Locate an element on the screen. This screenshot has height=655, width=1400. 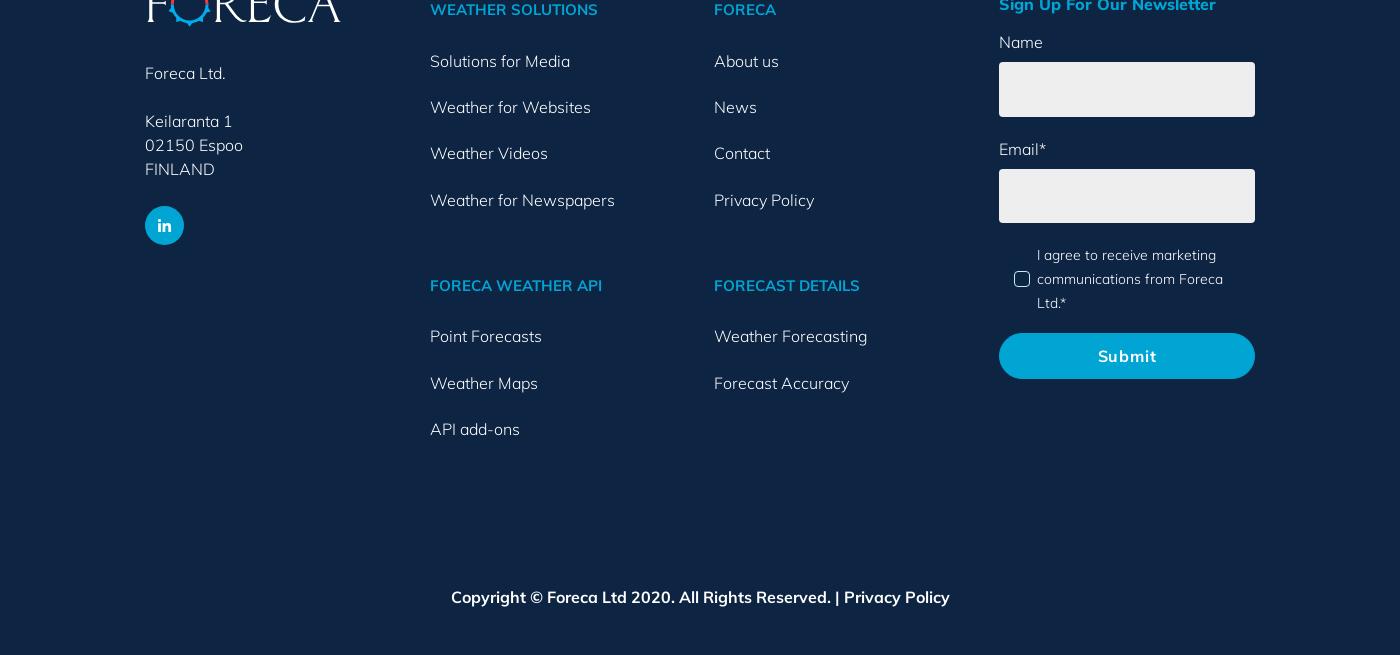
'I agree to receive marketing communications from Foreca Ltd.' is located at coordinates (1128, 277).